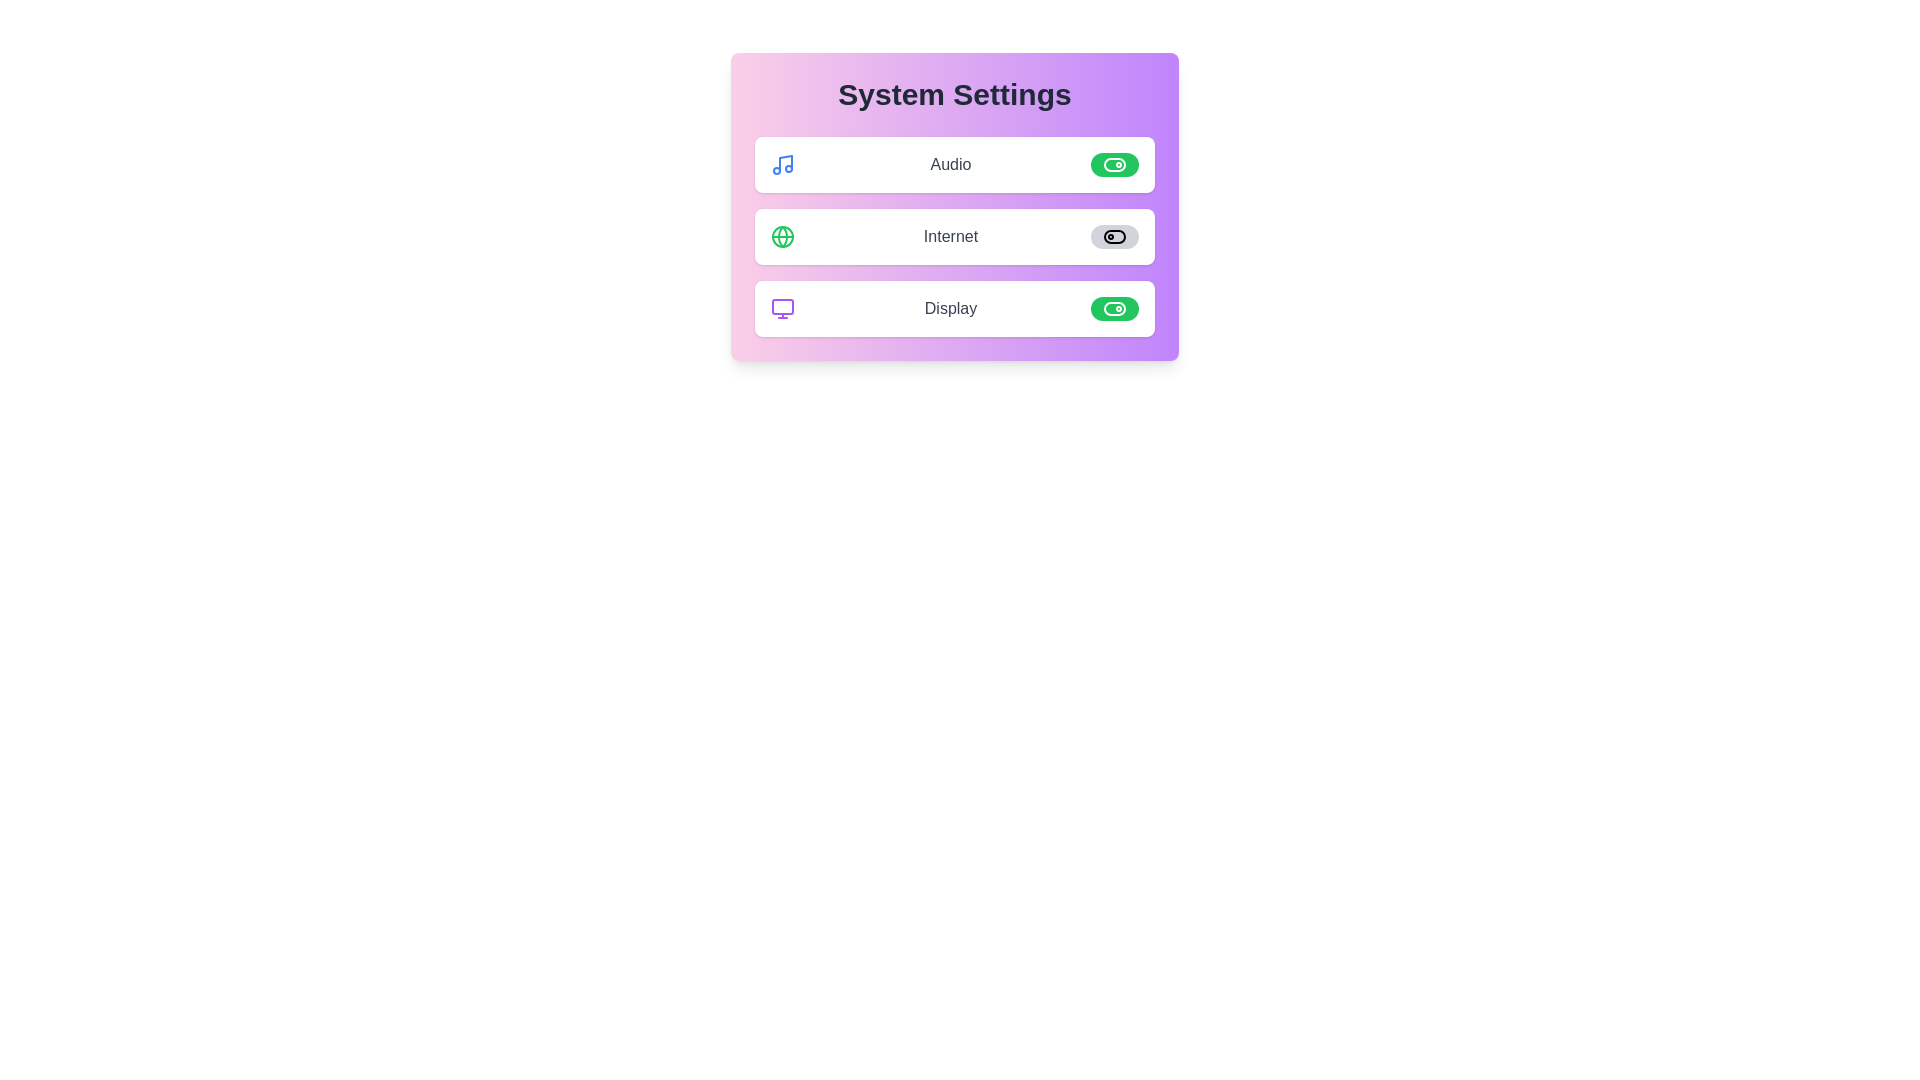 The width and height of the screenshot is (1920, 1080). Describe the element at coordinates (781, 235) in the screenshot. I see `the green circle SVG element that is part of the 'Internet' icon in the 'System Settings' interface` at that location.